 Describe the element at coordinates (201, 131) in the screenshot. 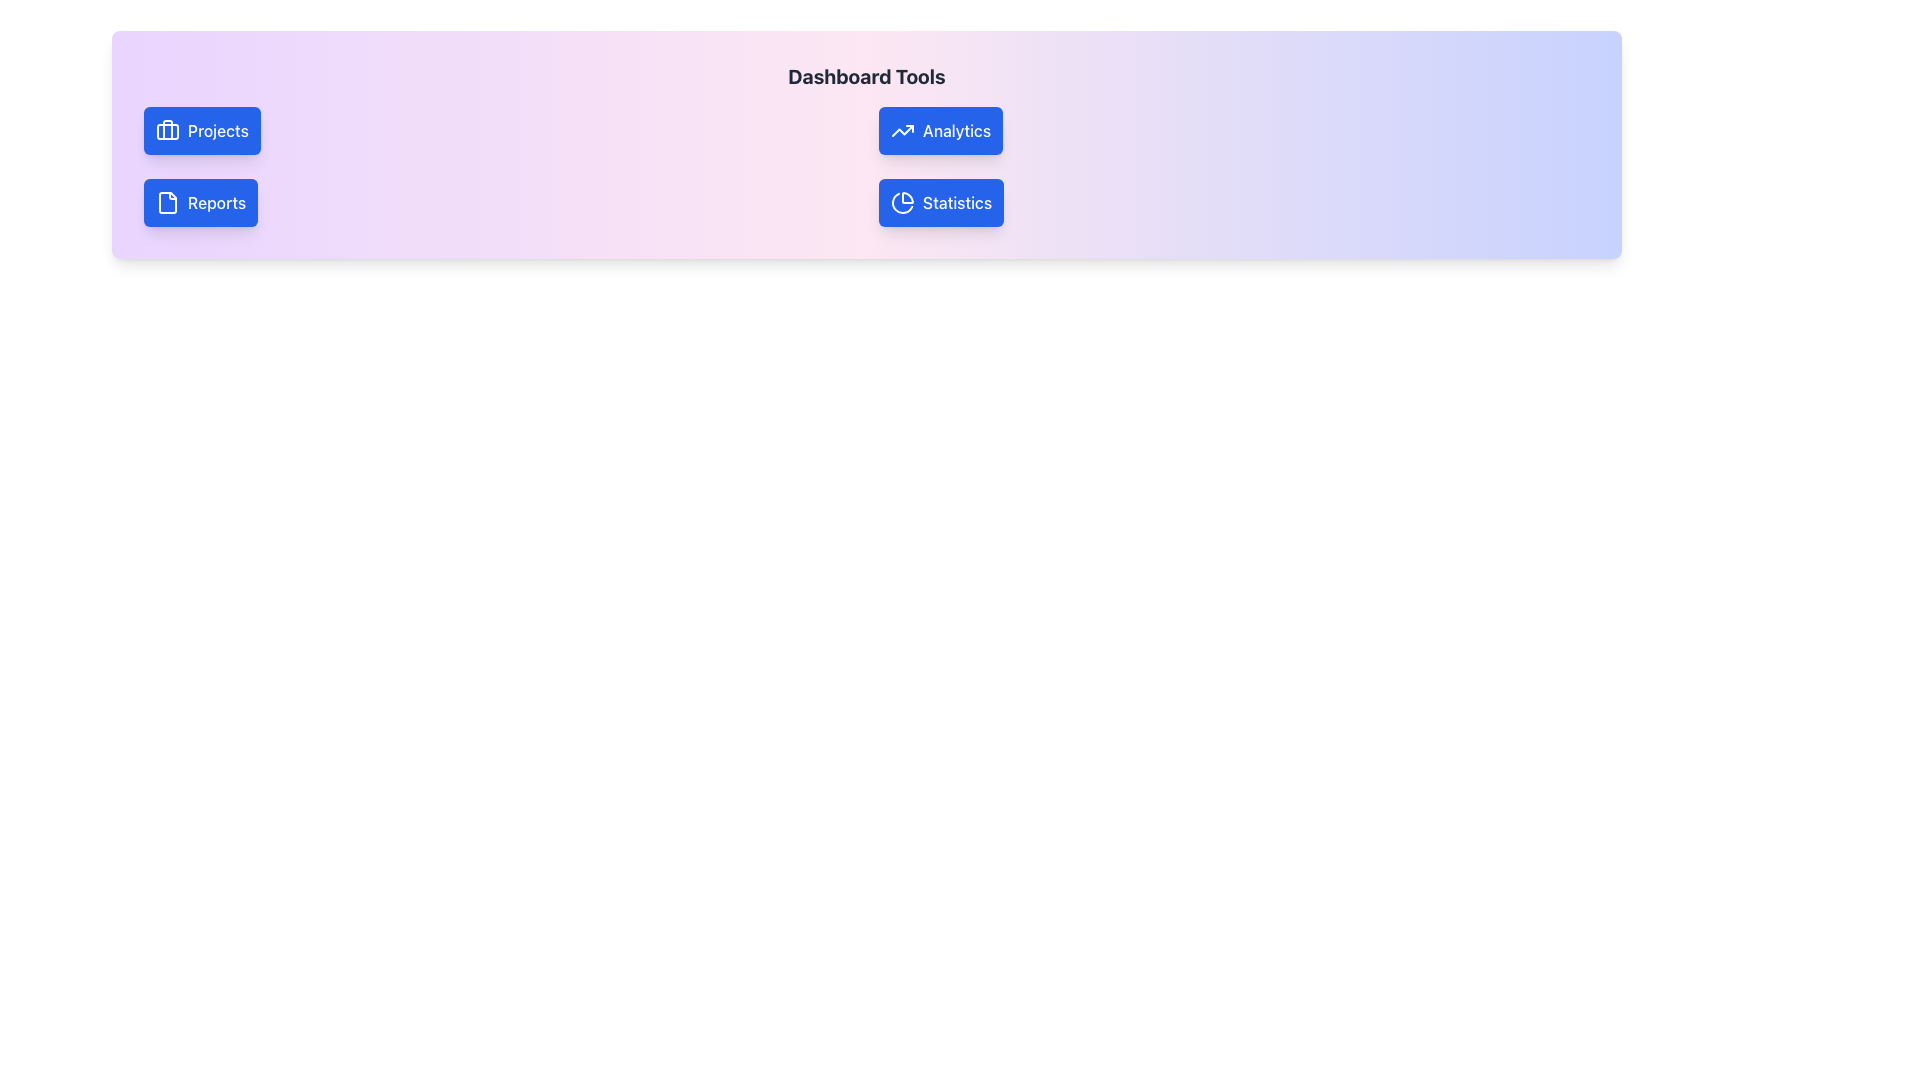

I see `the rectangular button with a blue background labeled 'Projects'` at that location.